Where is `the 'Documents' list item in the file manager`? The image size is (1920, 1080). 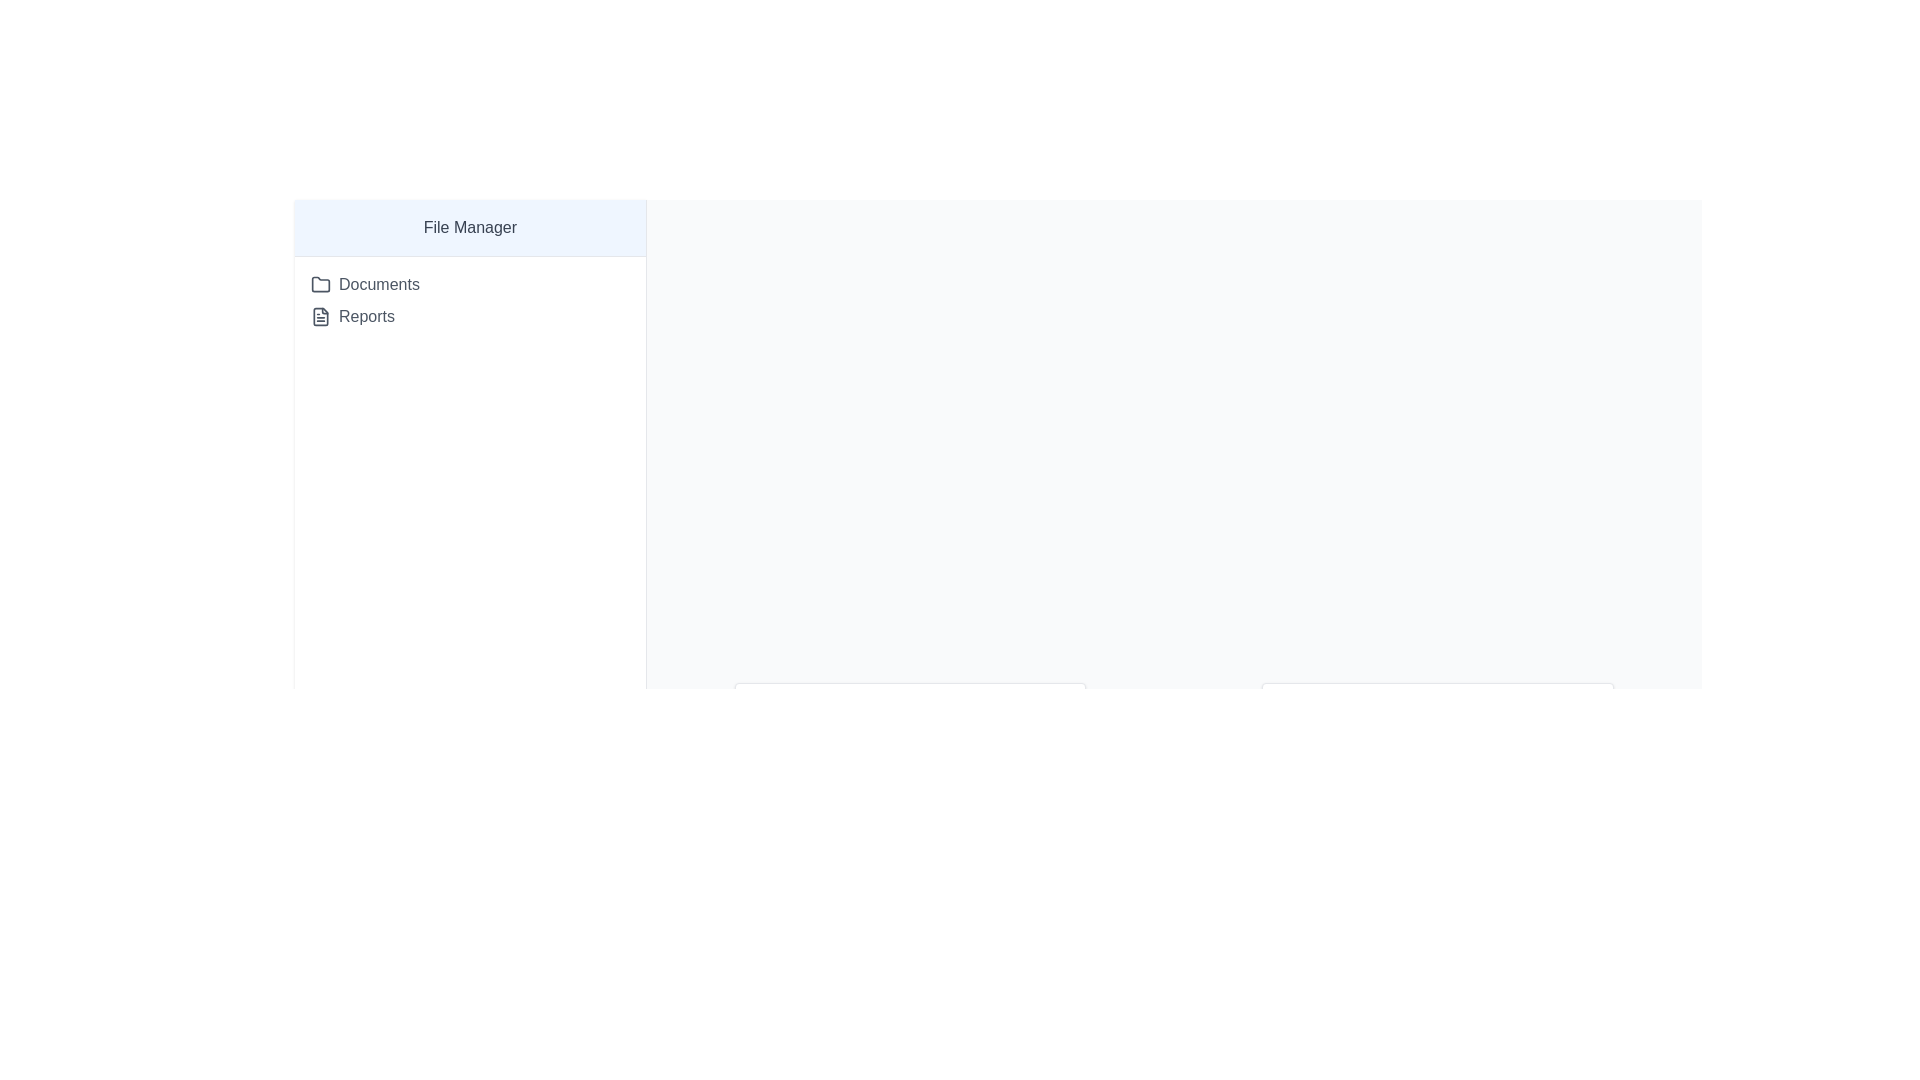 the 'Documents' list item in the file manager is located at coordinates (469, 285).